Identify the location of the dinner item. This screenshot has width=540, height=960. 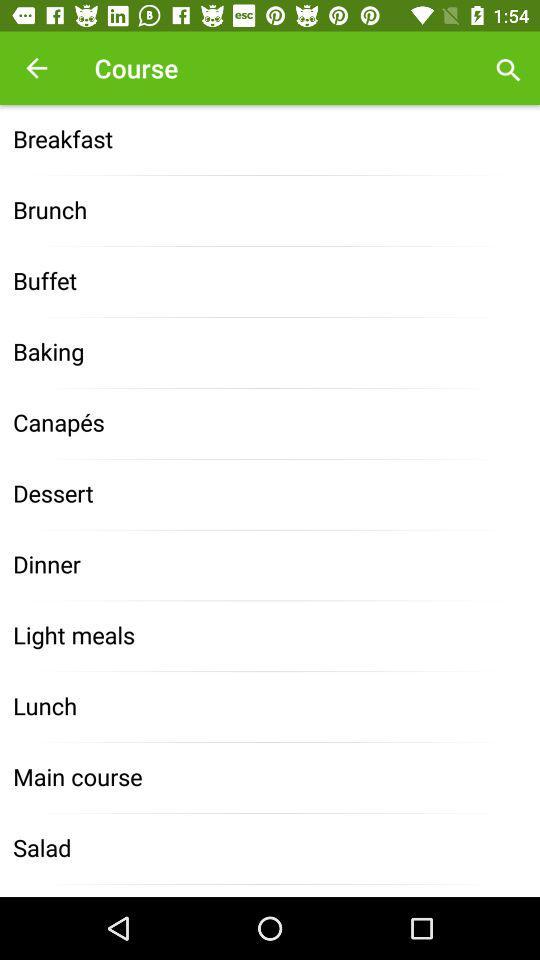
(270, 565).